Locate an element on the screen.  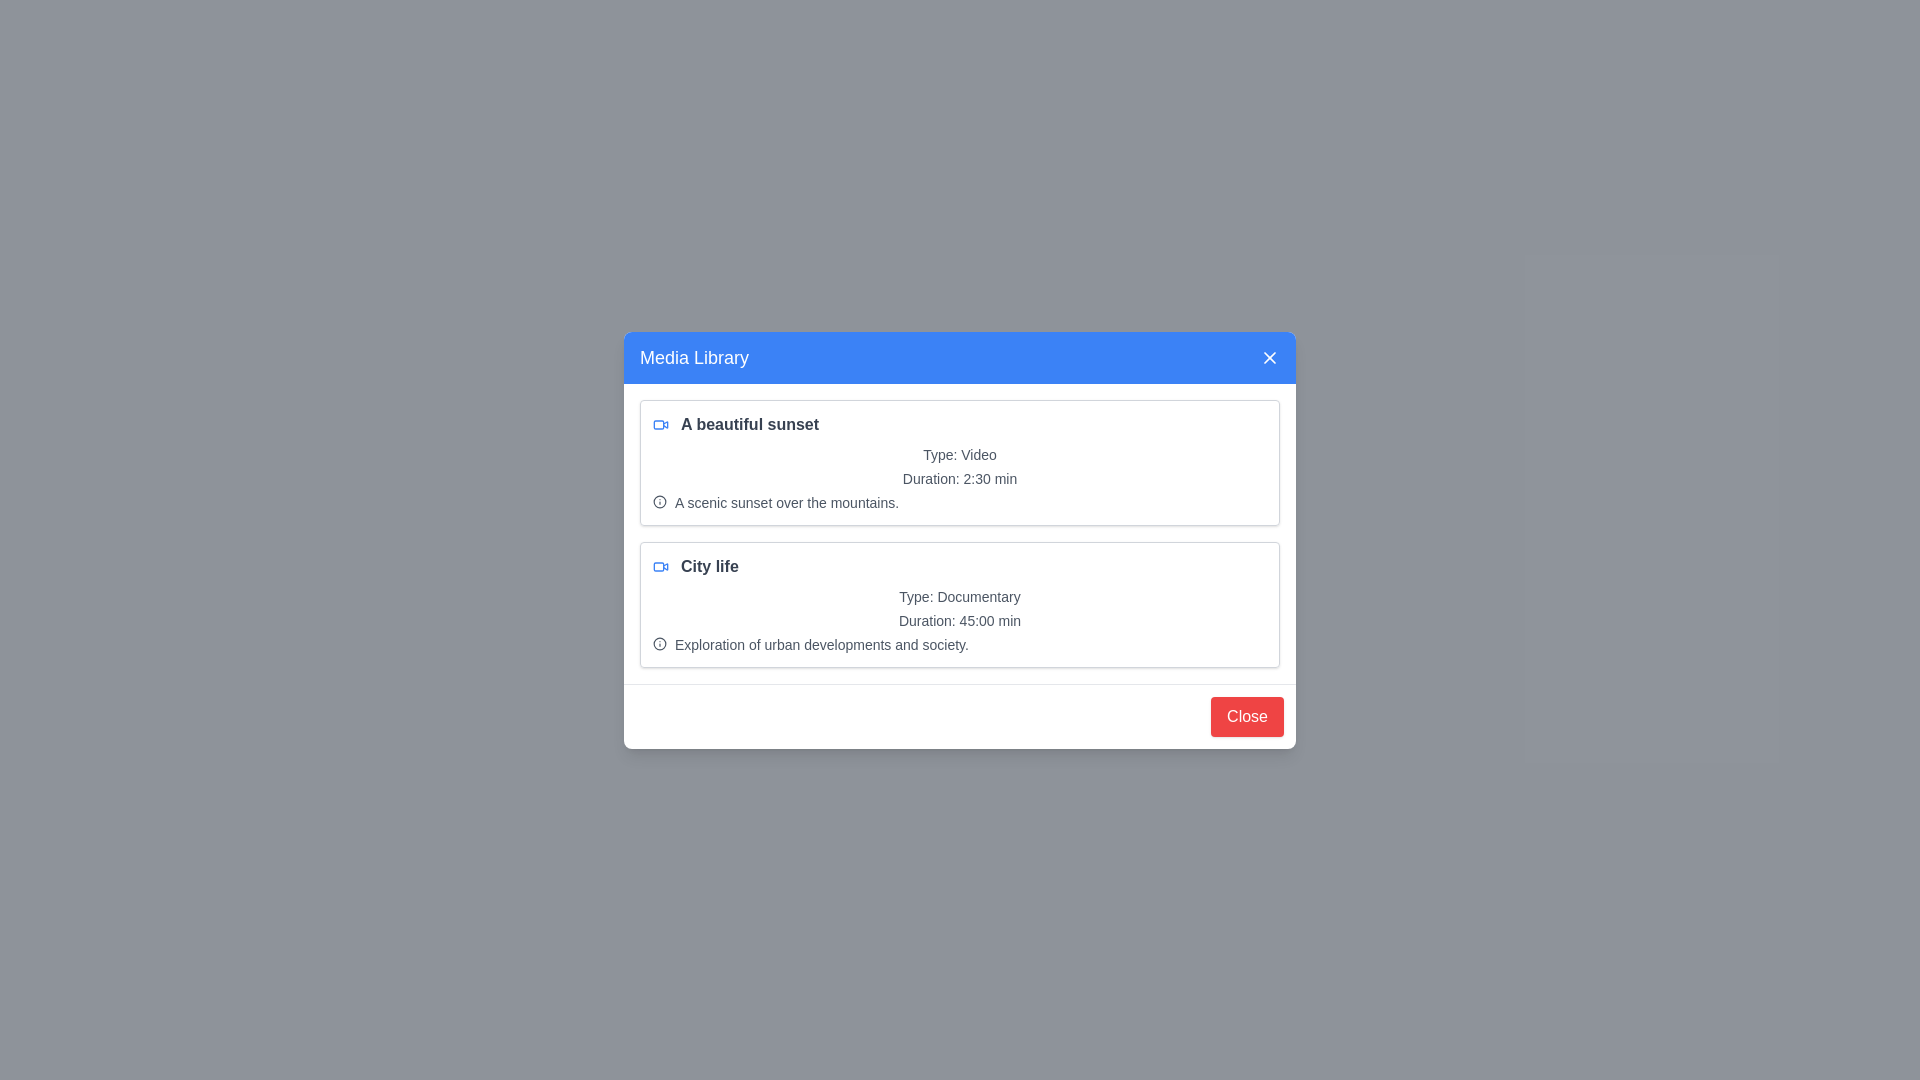
the miniature blue video camera icon located at the leftmost side of the title bar of the media item titled 'A beautiful sunset' is located at coordinates (661, 423).